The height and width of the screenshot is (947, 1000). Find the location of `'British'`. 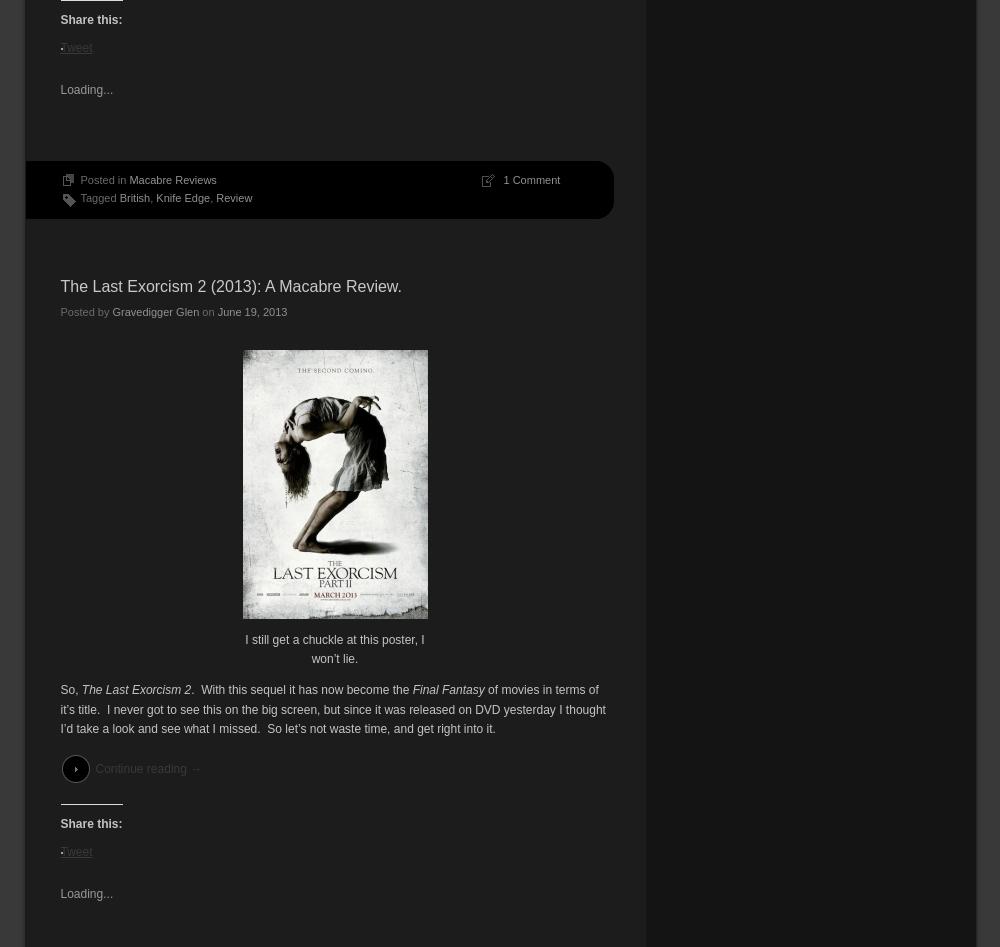

'British' is located at coordinates (134, 198).